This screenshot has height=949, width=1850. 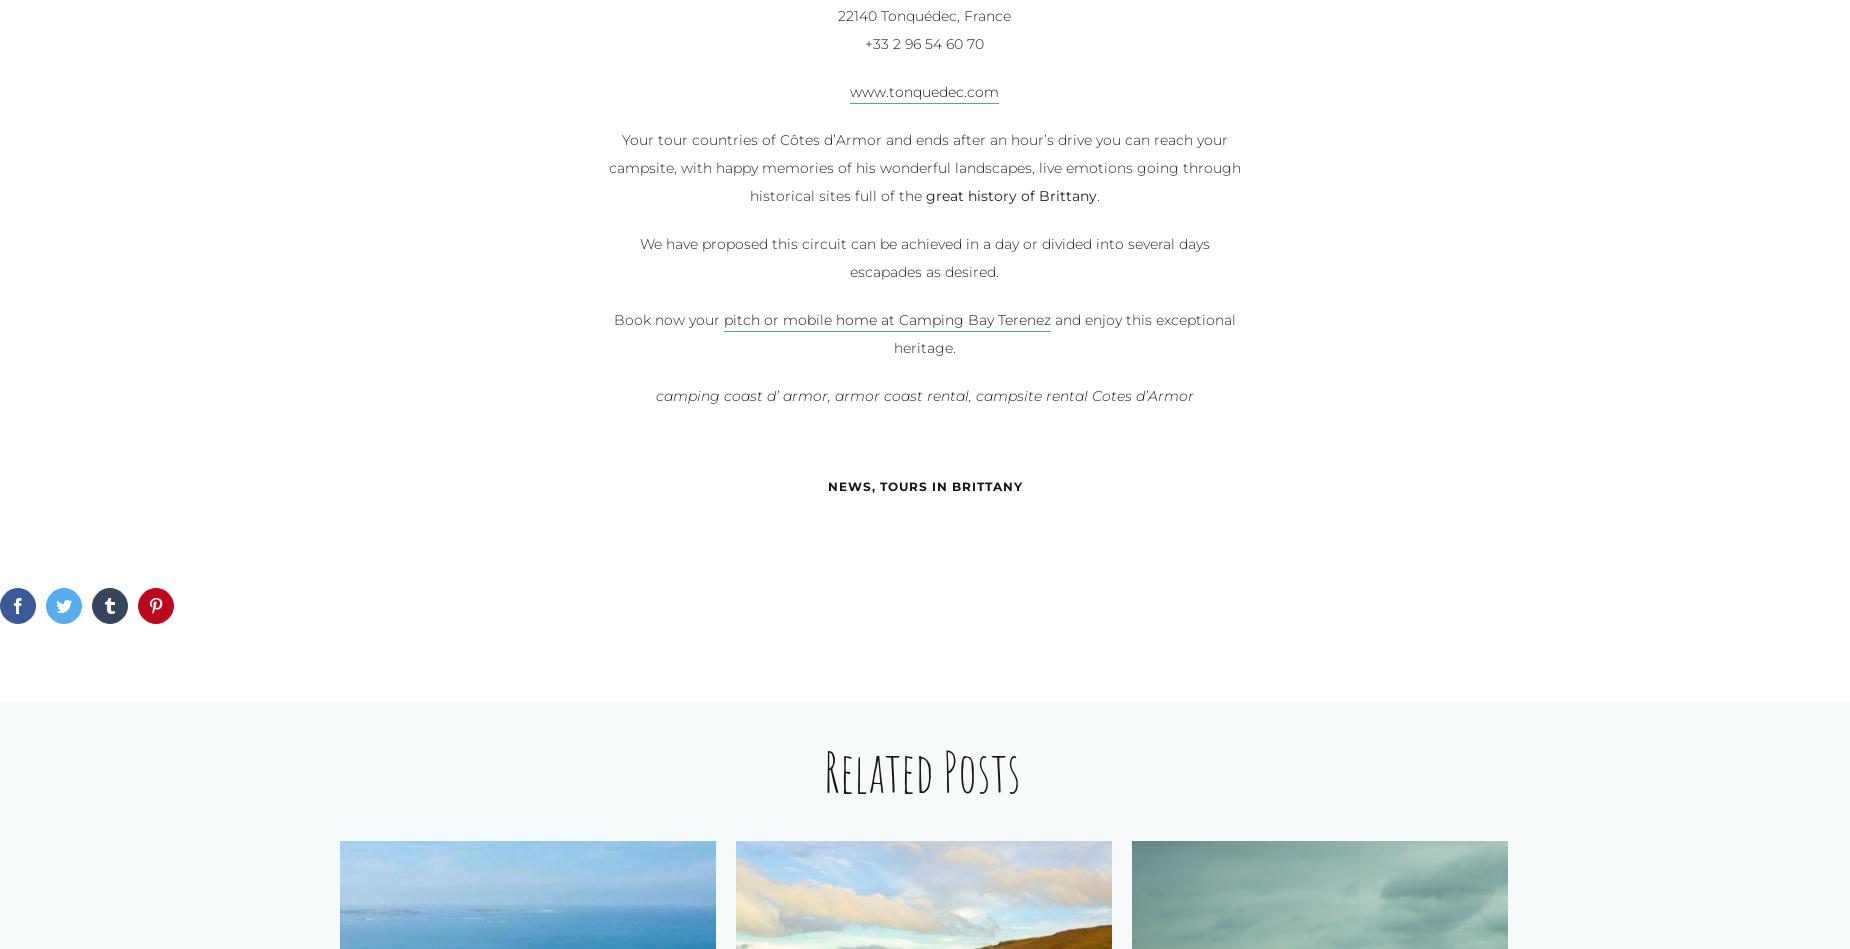 What do you see at coordinates (826, 486) in the screenshot?
I see `'News'` at bounding box center [826, 486].